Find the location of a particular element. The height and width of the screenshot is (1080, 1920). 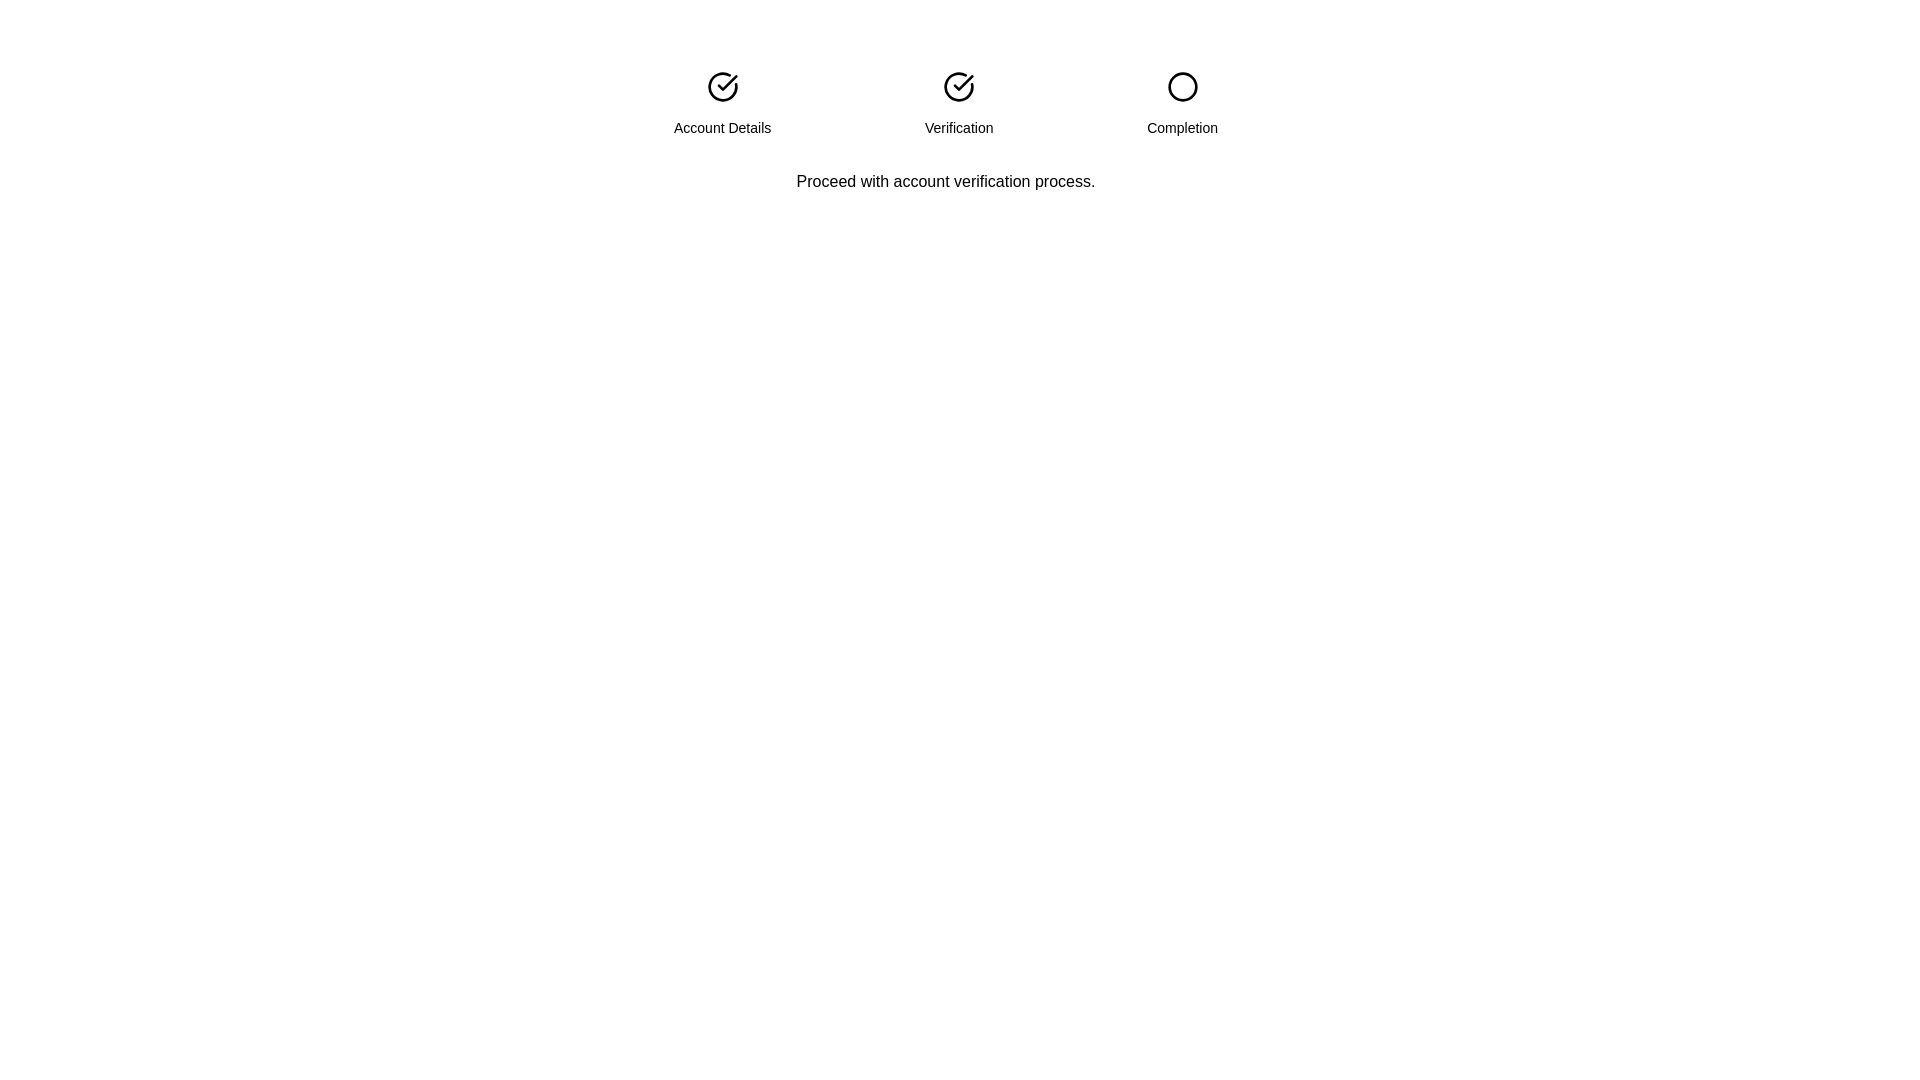

the 'Verification' step indicator in the multi-step indicator, which is the second element in a horizontal layout is located at coordinates (958, 104).